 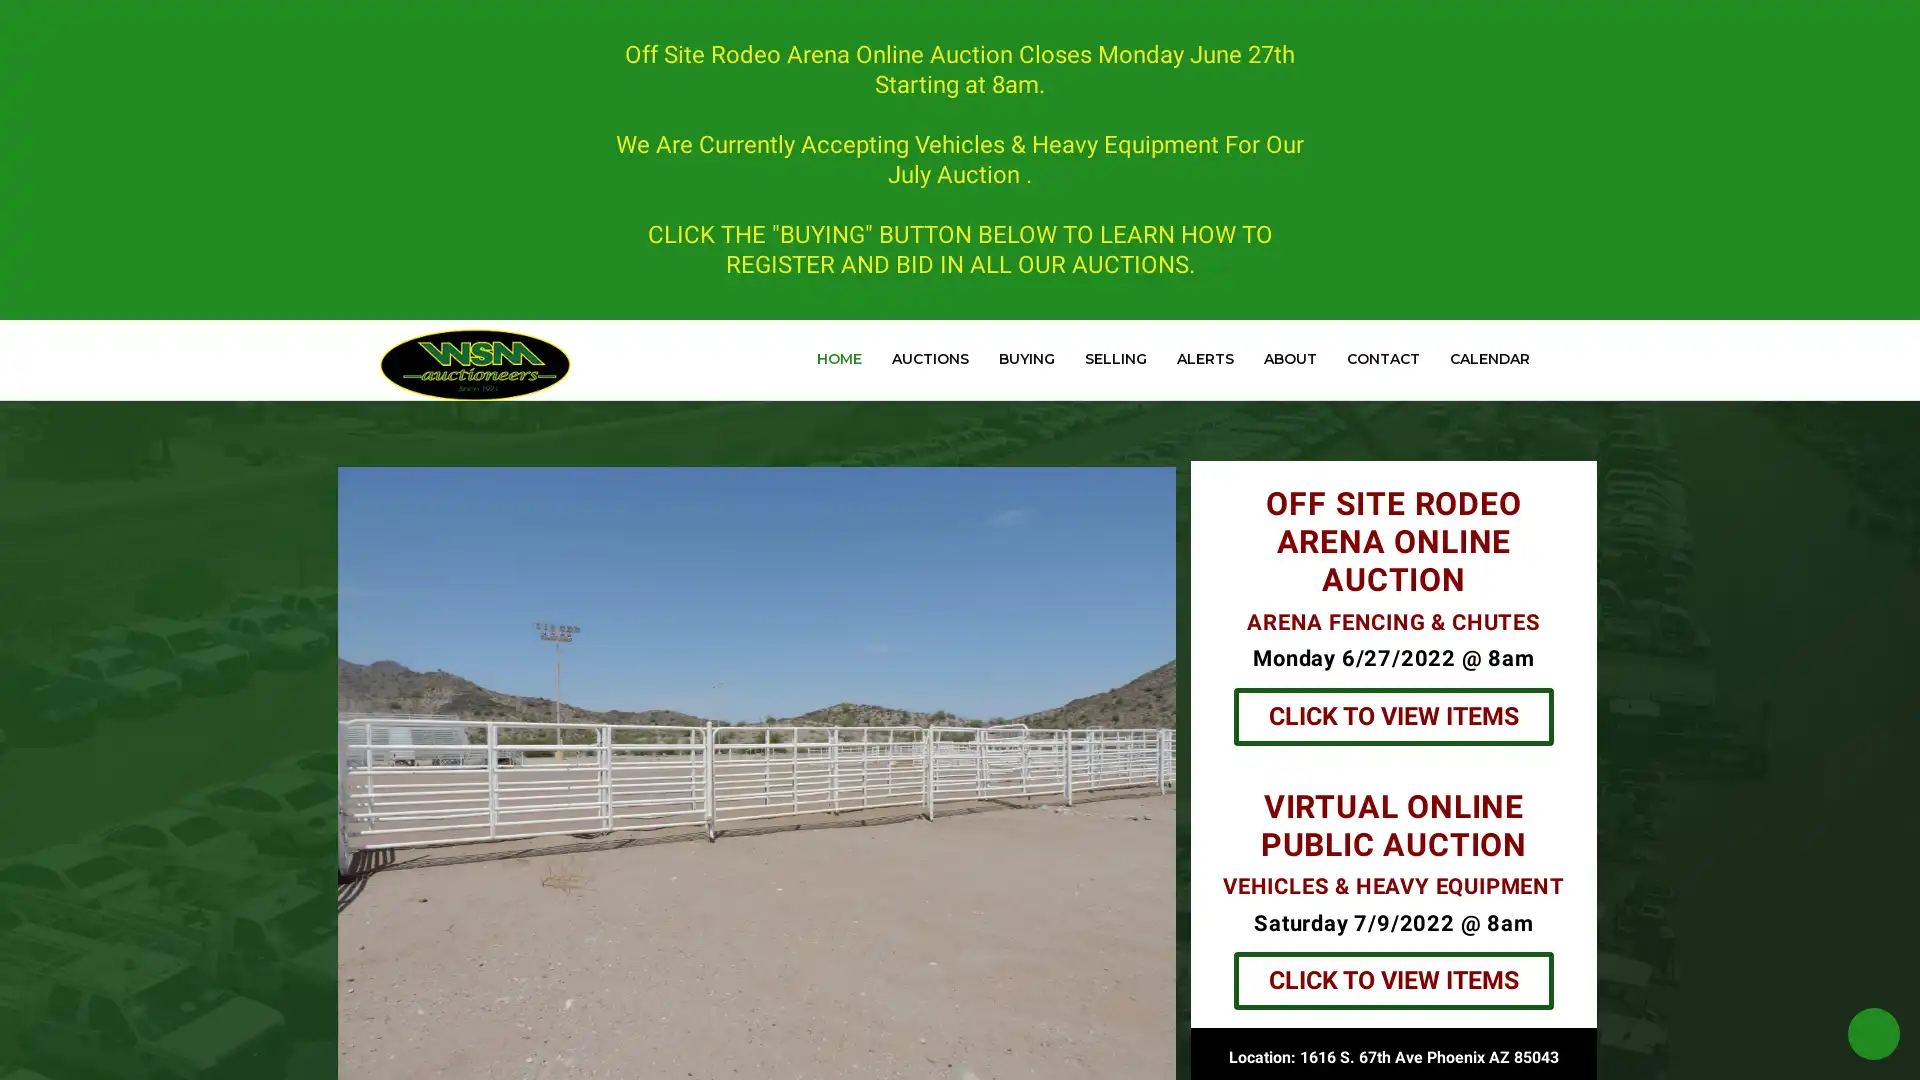 What do you see at coordinates (1391, 979) in the screenshot?
I see `CLICK TO VIEW ITEMS` at bounding box center [1391, 979].